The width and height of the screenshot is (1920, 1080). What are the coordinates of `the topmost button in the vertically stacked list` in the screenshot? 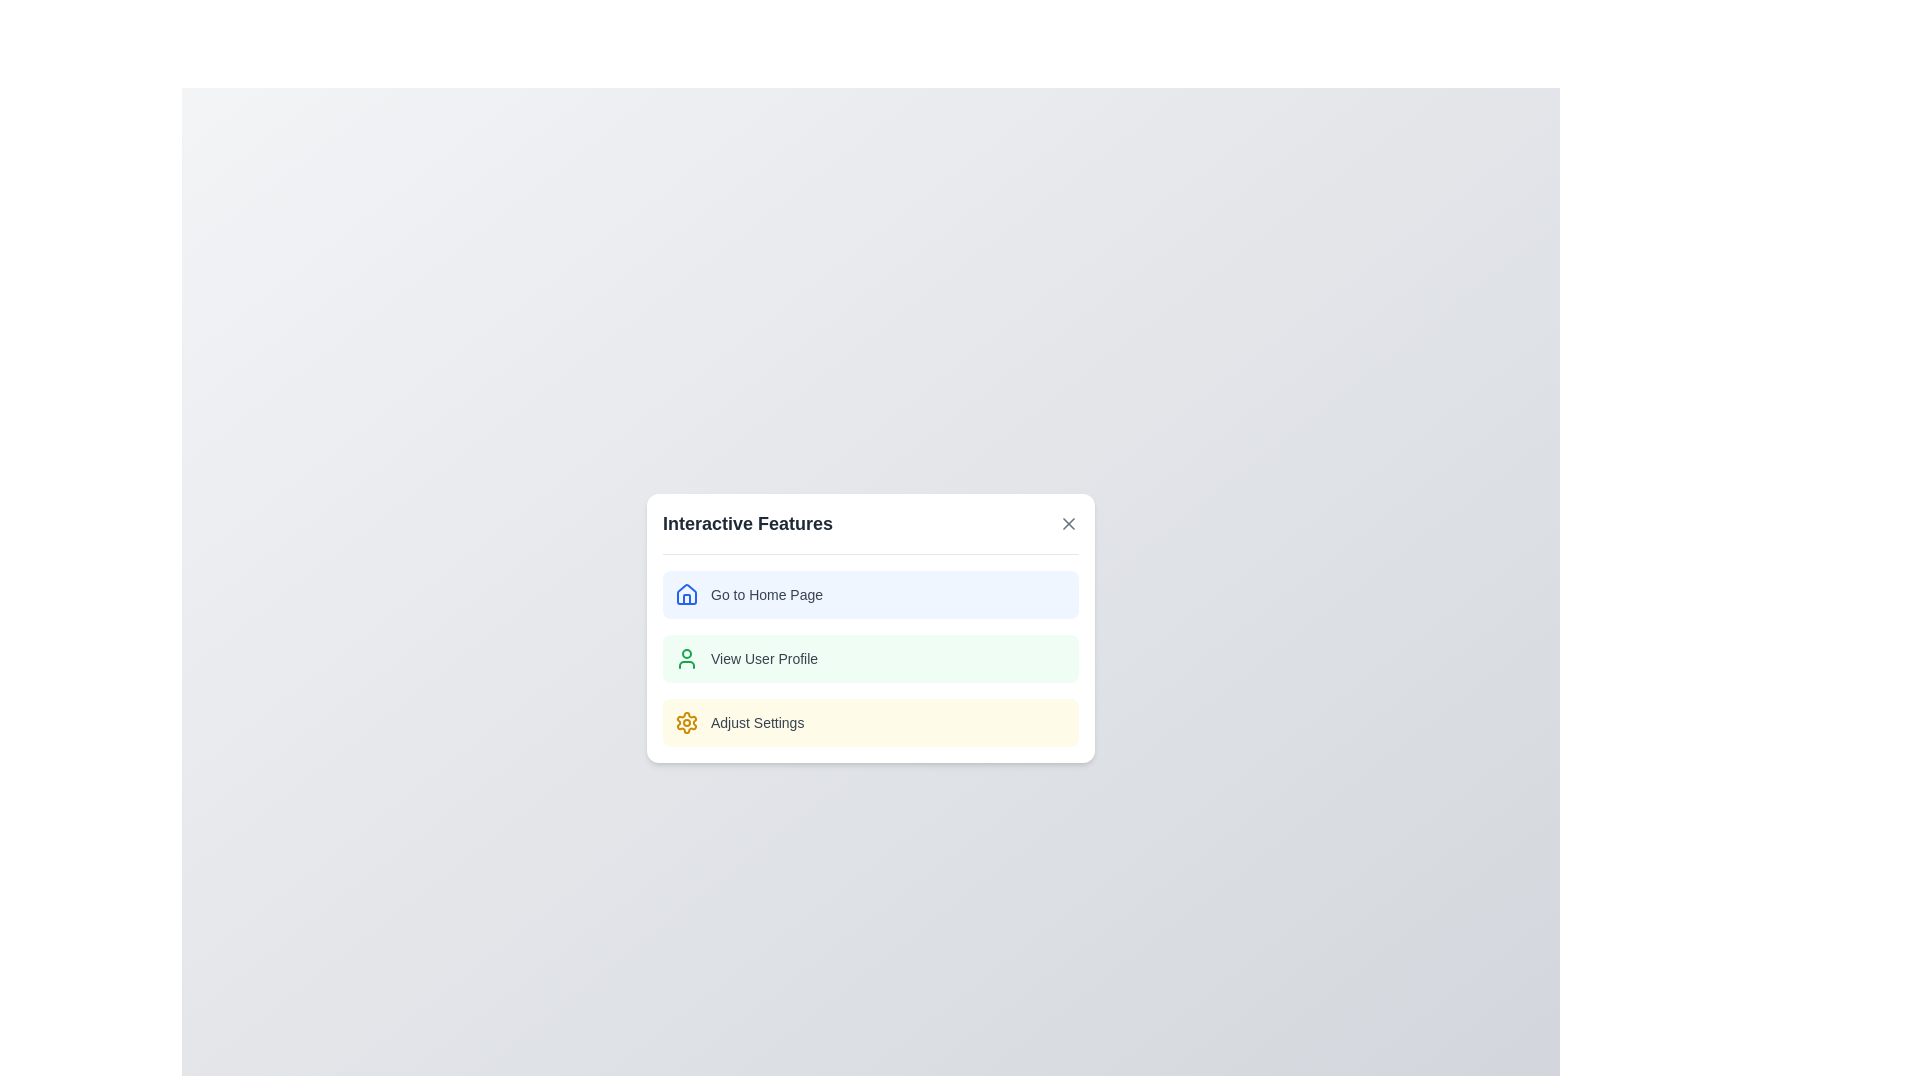 It's located at (870, 593).